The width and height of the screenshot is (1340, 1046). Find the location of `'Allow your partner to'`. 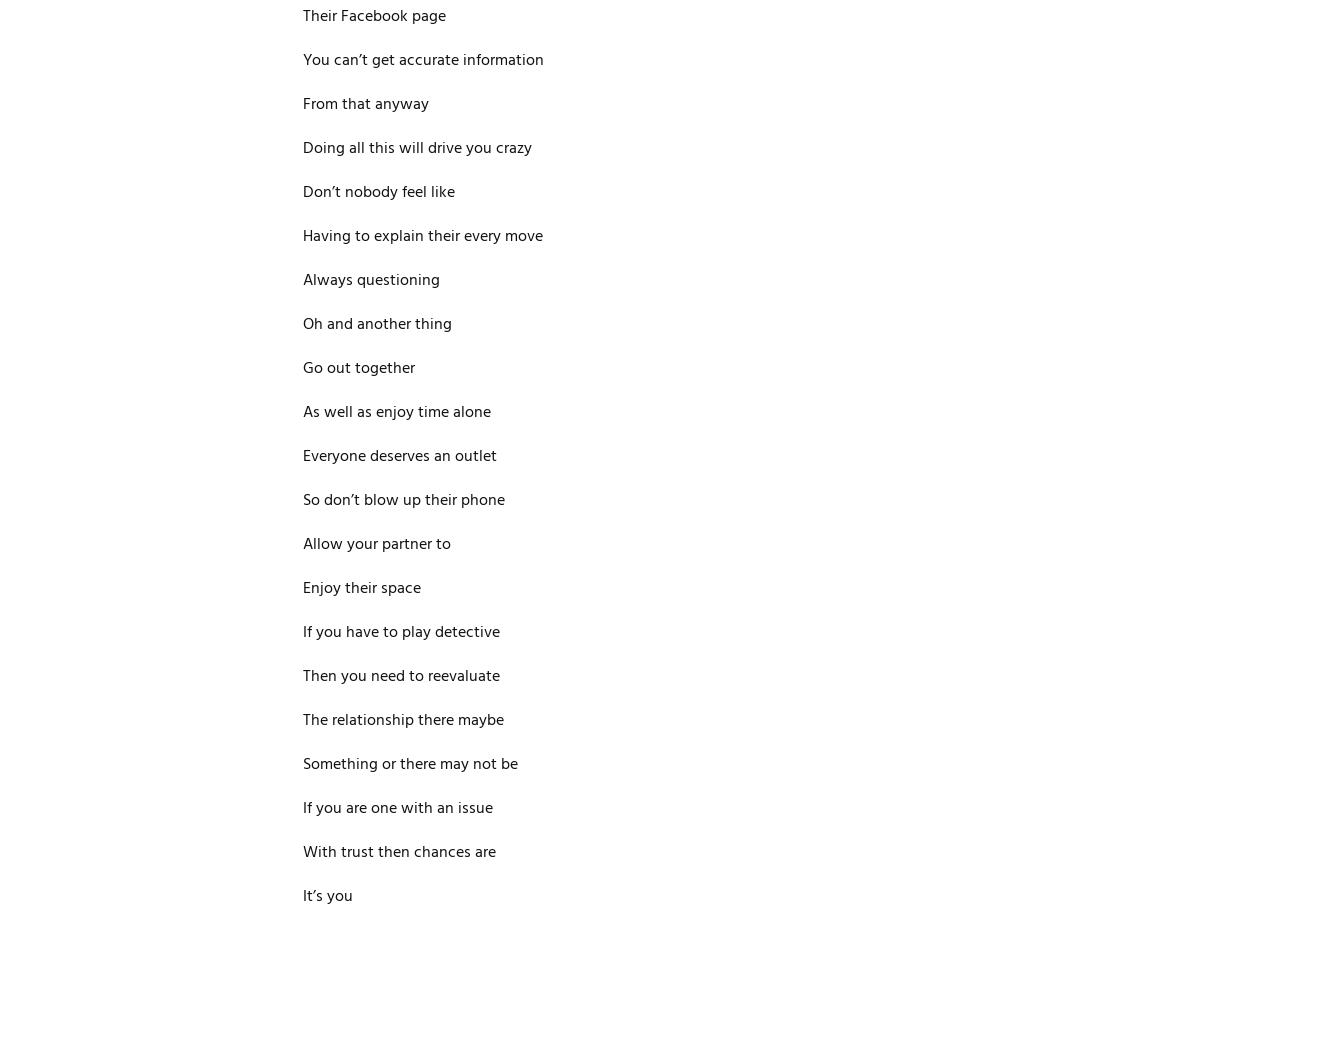

'Allow your partner to' is located at coordinates (376, 543).